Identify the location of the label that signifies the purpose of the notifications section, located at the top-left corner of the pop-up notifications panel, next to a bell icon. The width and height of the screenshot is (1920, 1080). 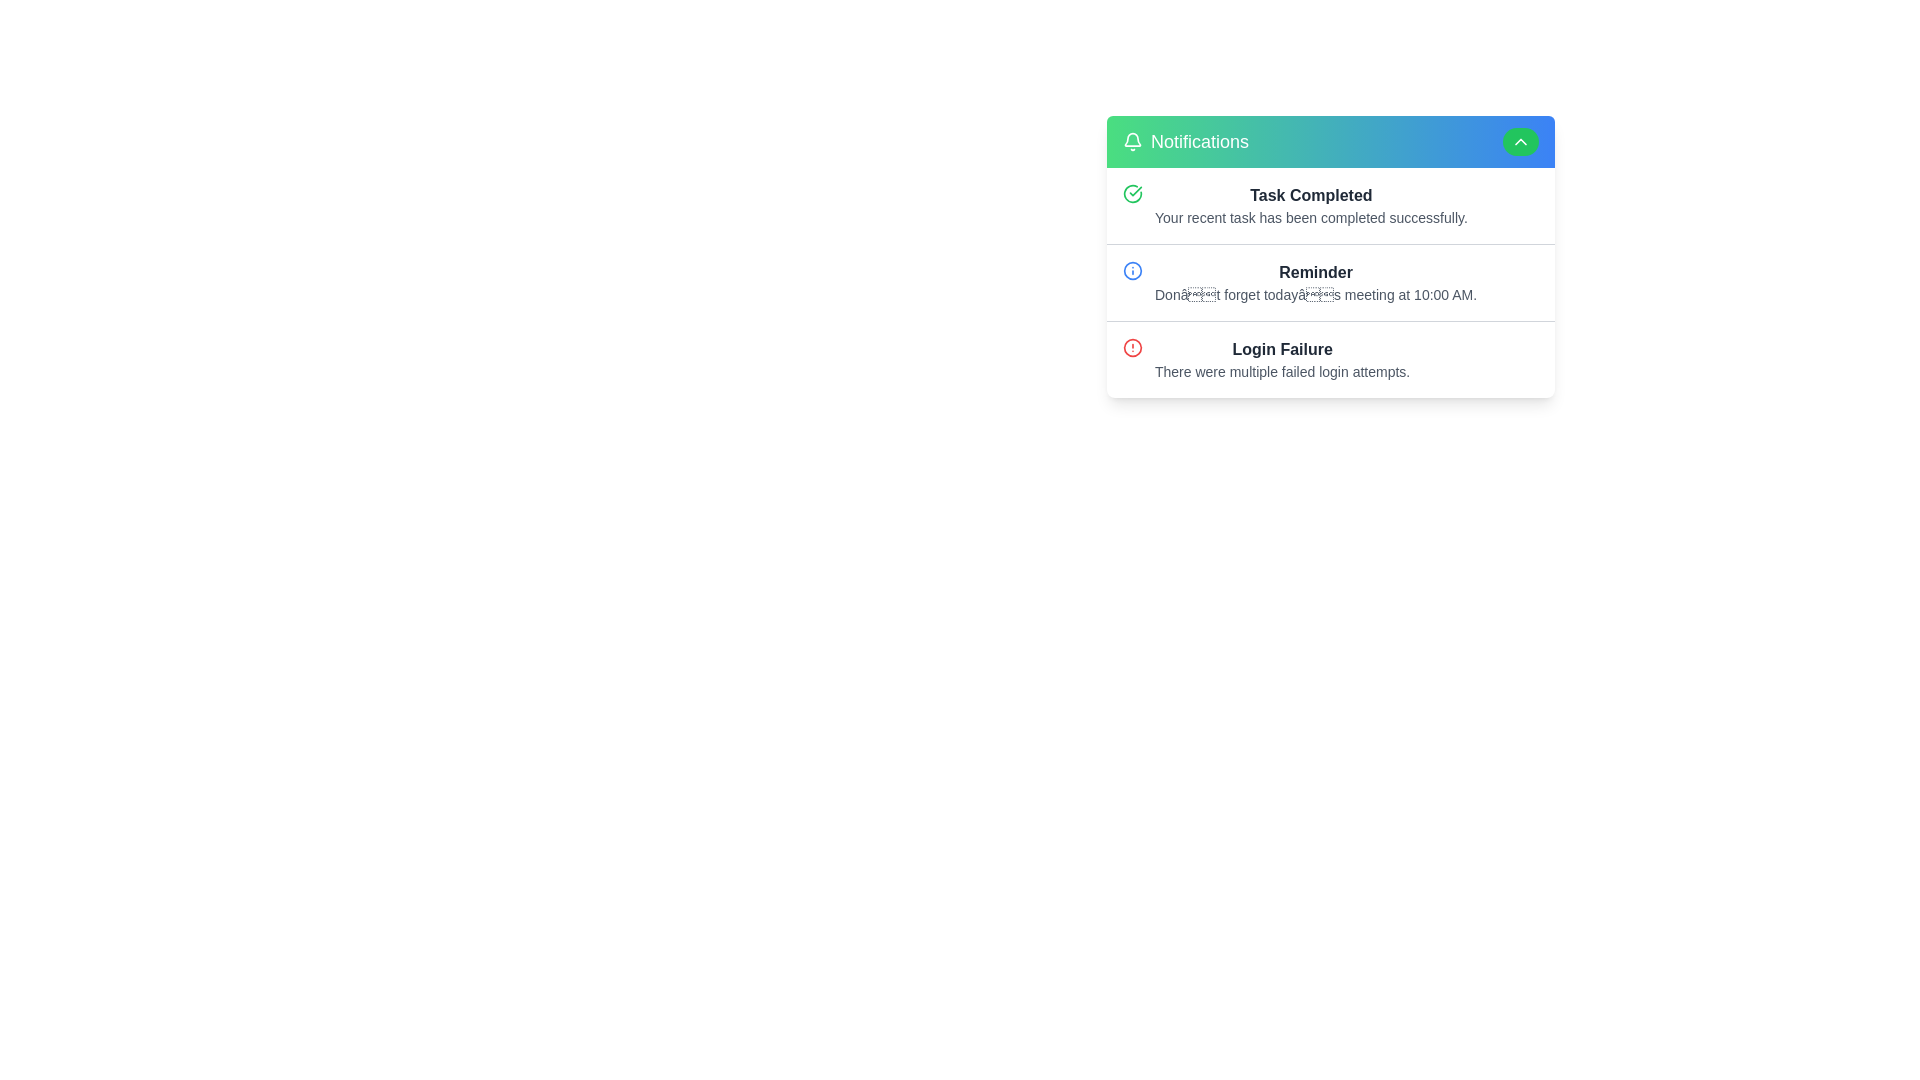
(1200, 141).